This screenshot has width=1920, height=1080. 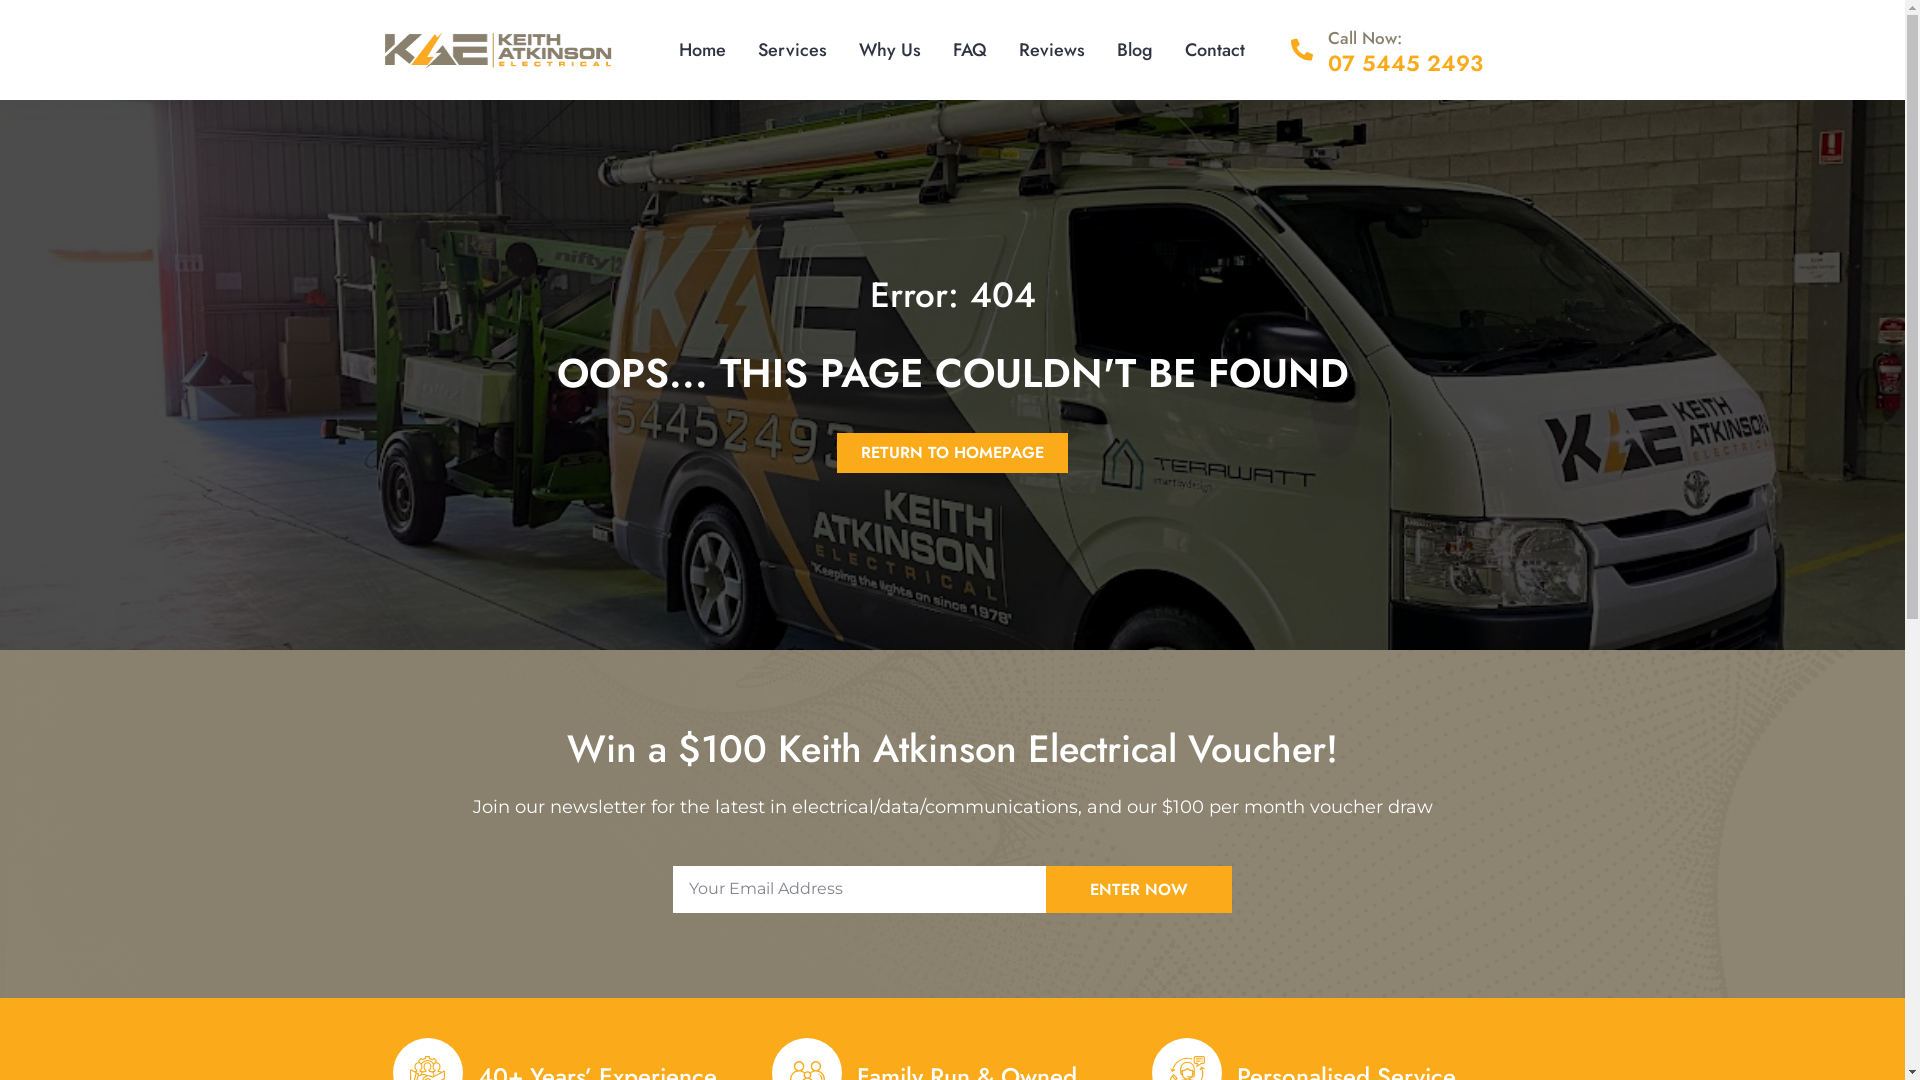 What do you see at coordinates (1134, 49) in the screenshot?
I see `'Blog'` at bounding box center [1134, 49].